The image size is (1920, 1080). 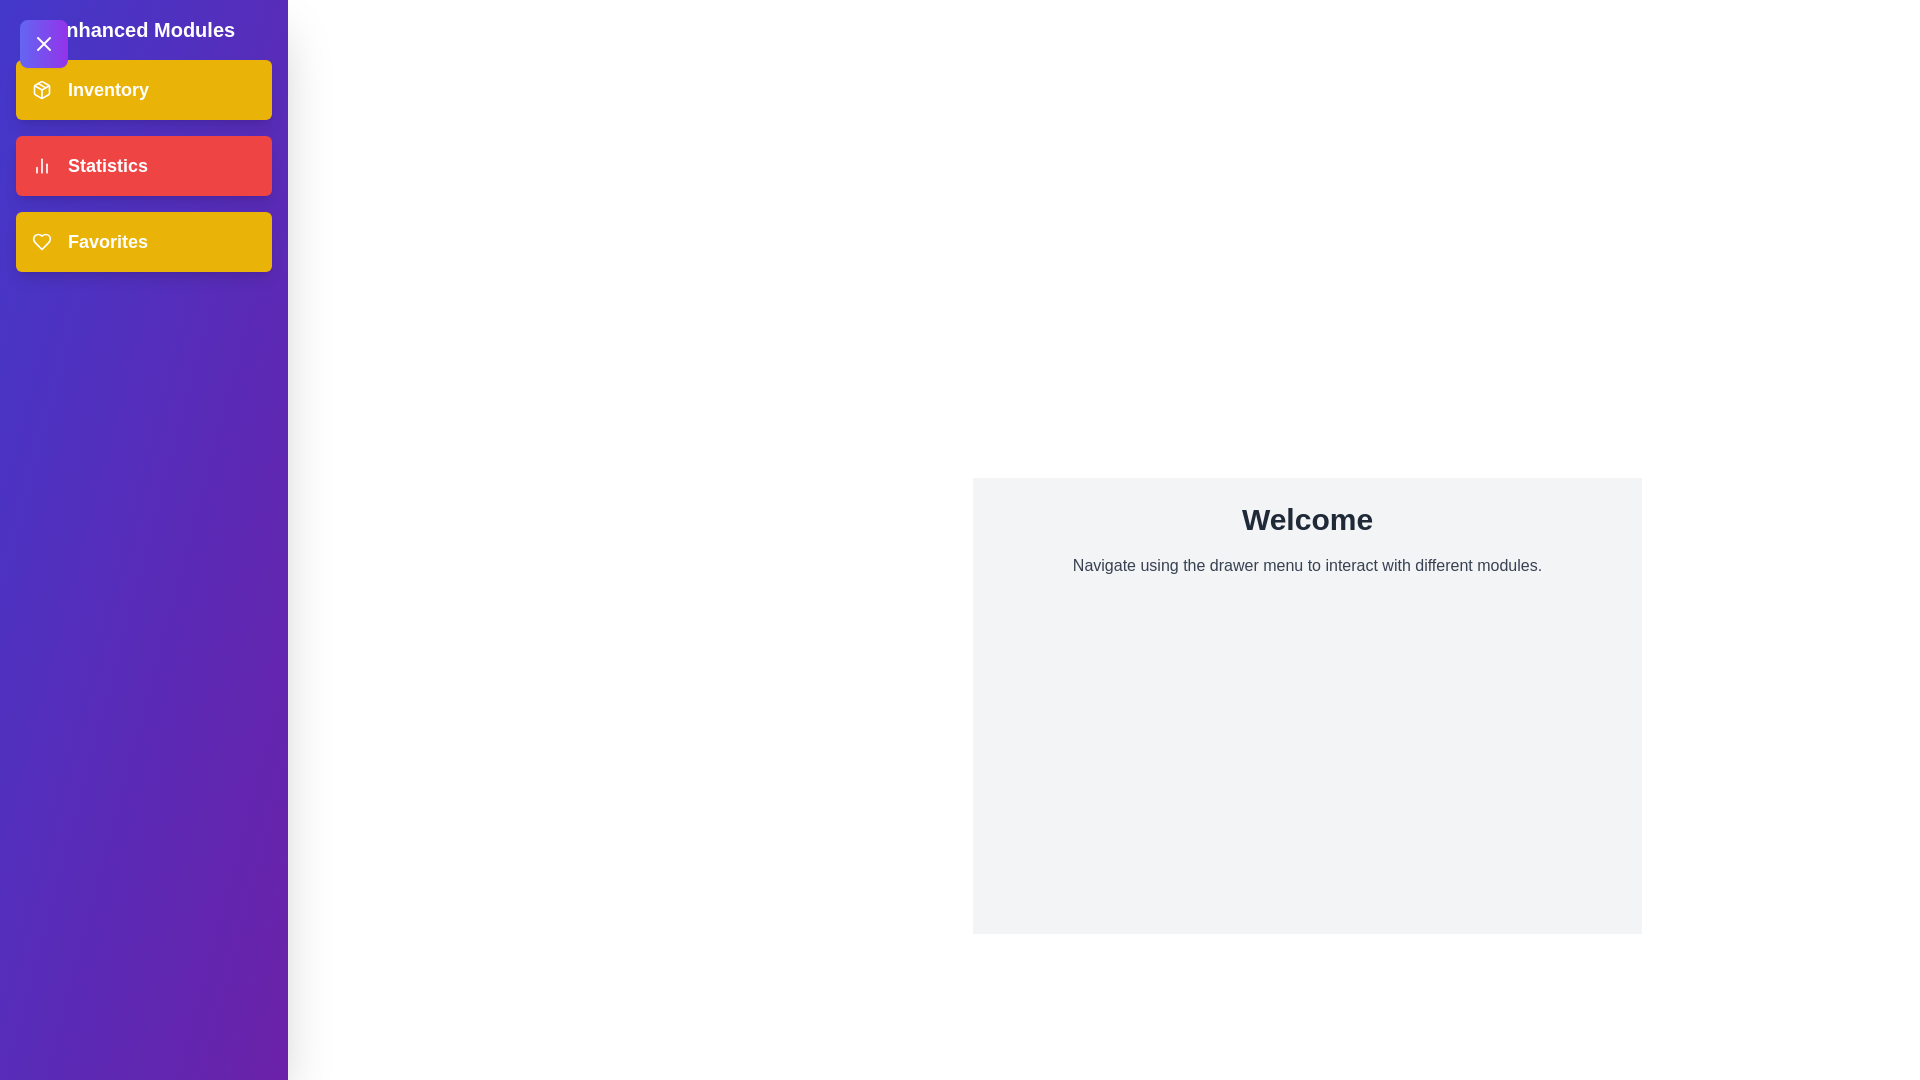 I want to click on button with the X or Menu icon to toggle the drawer, so click(x=43, y=43).